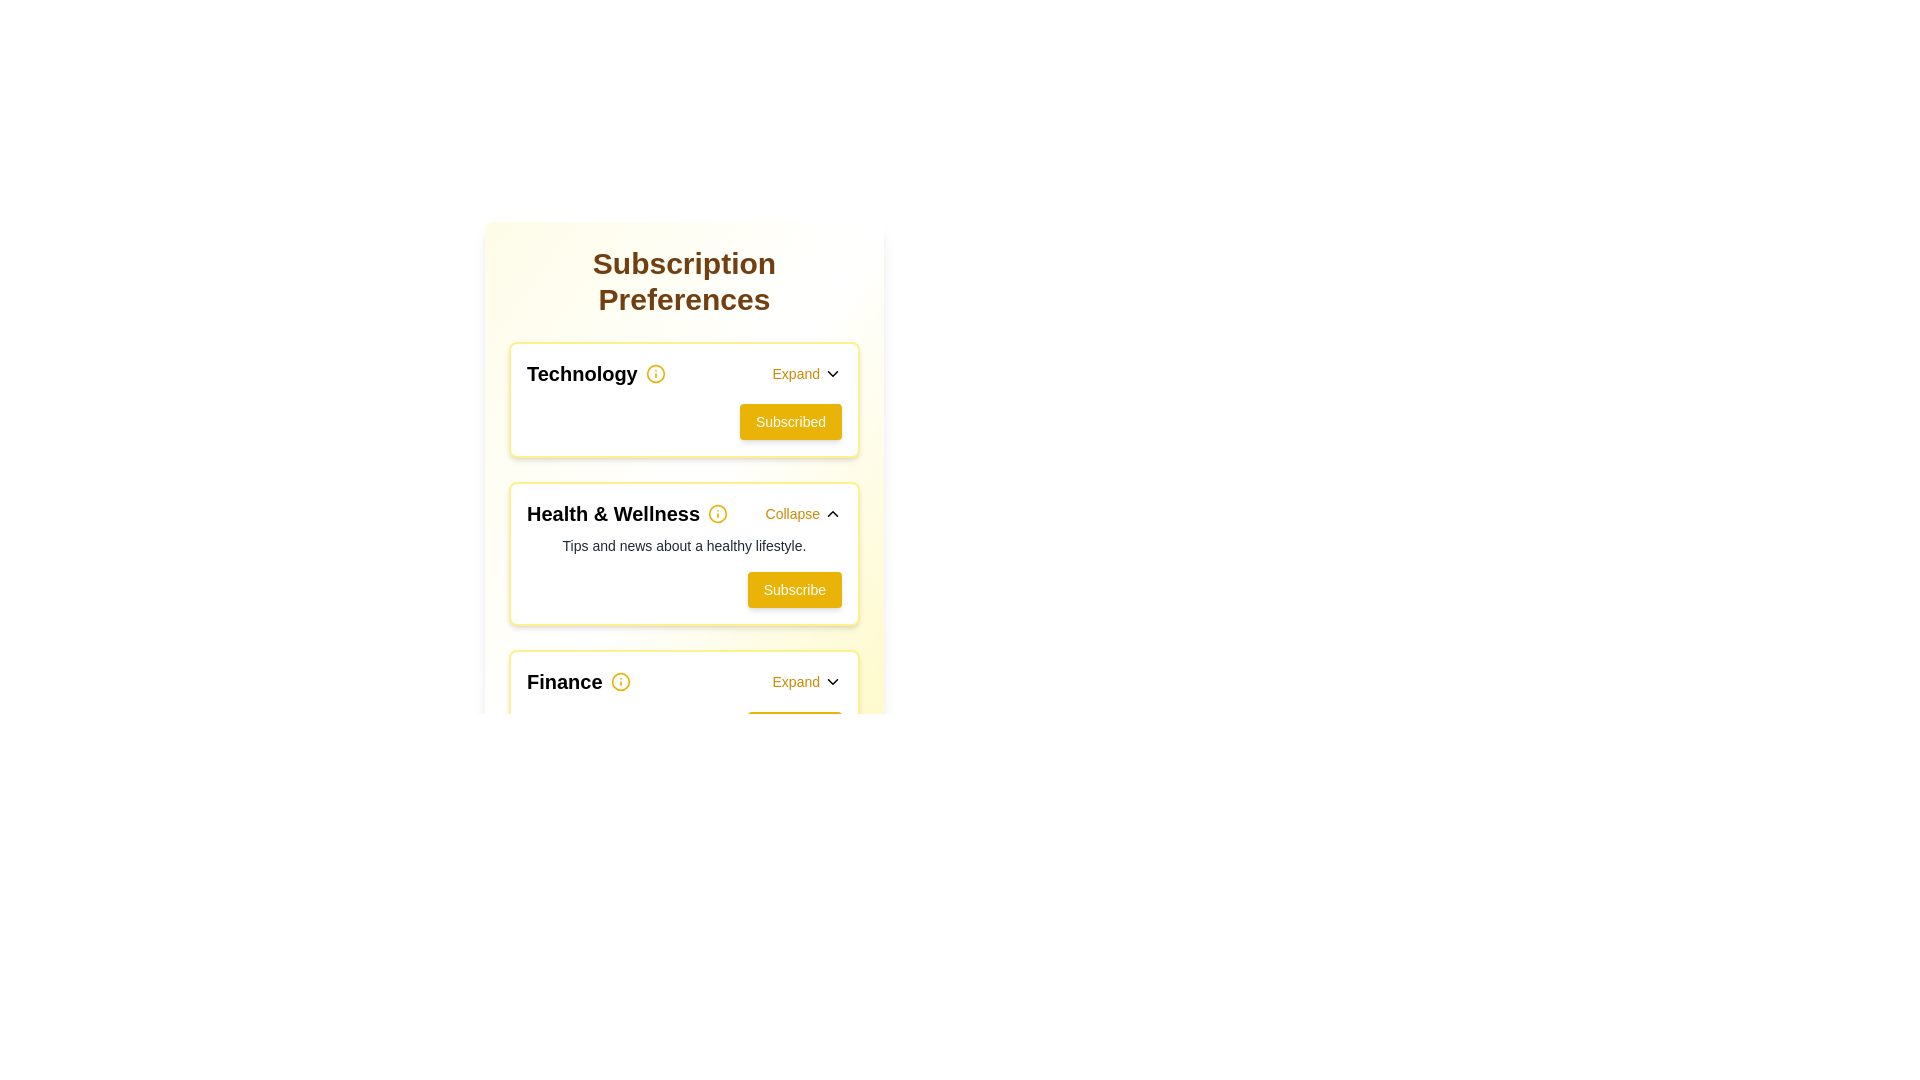  Describe the element at coordinates (806, 374) in the screenshot. I see `the Dropdown trigger button located in the top right corner of the 'Technology' subscription section` at that location.